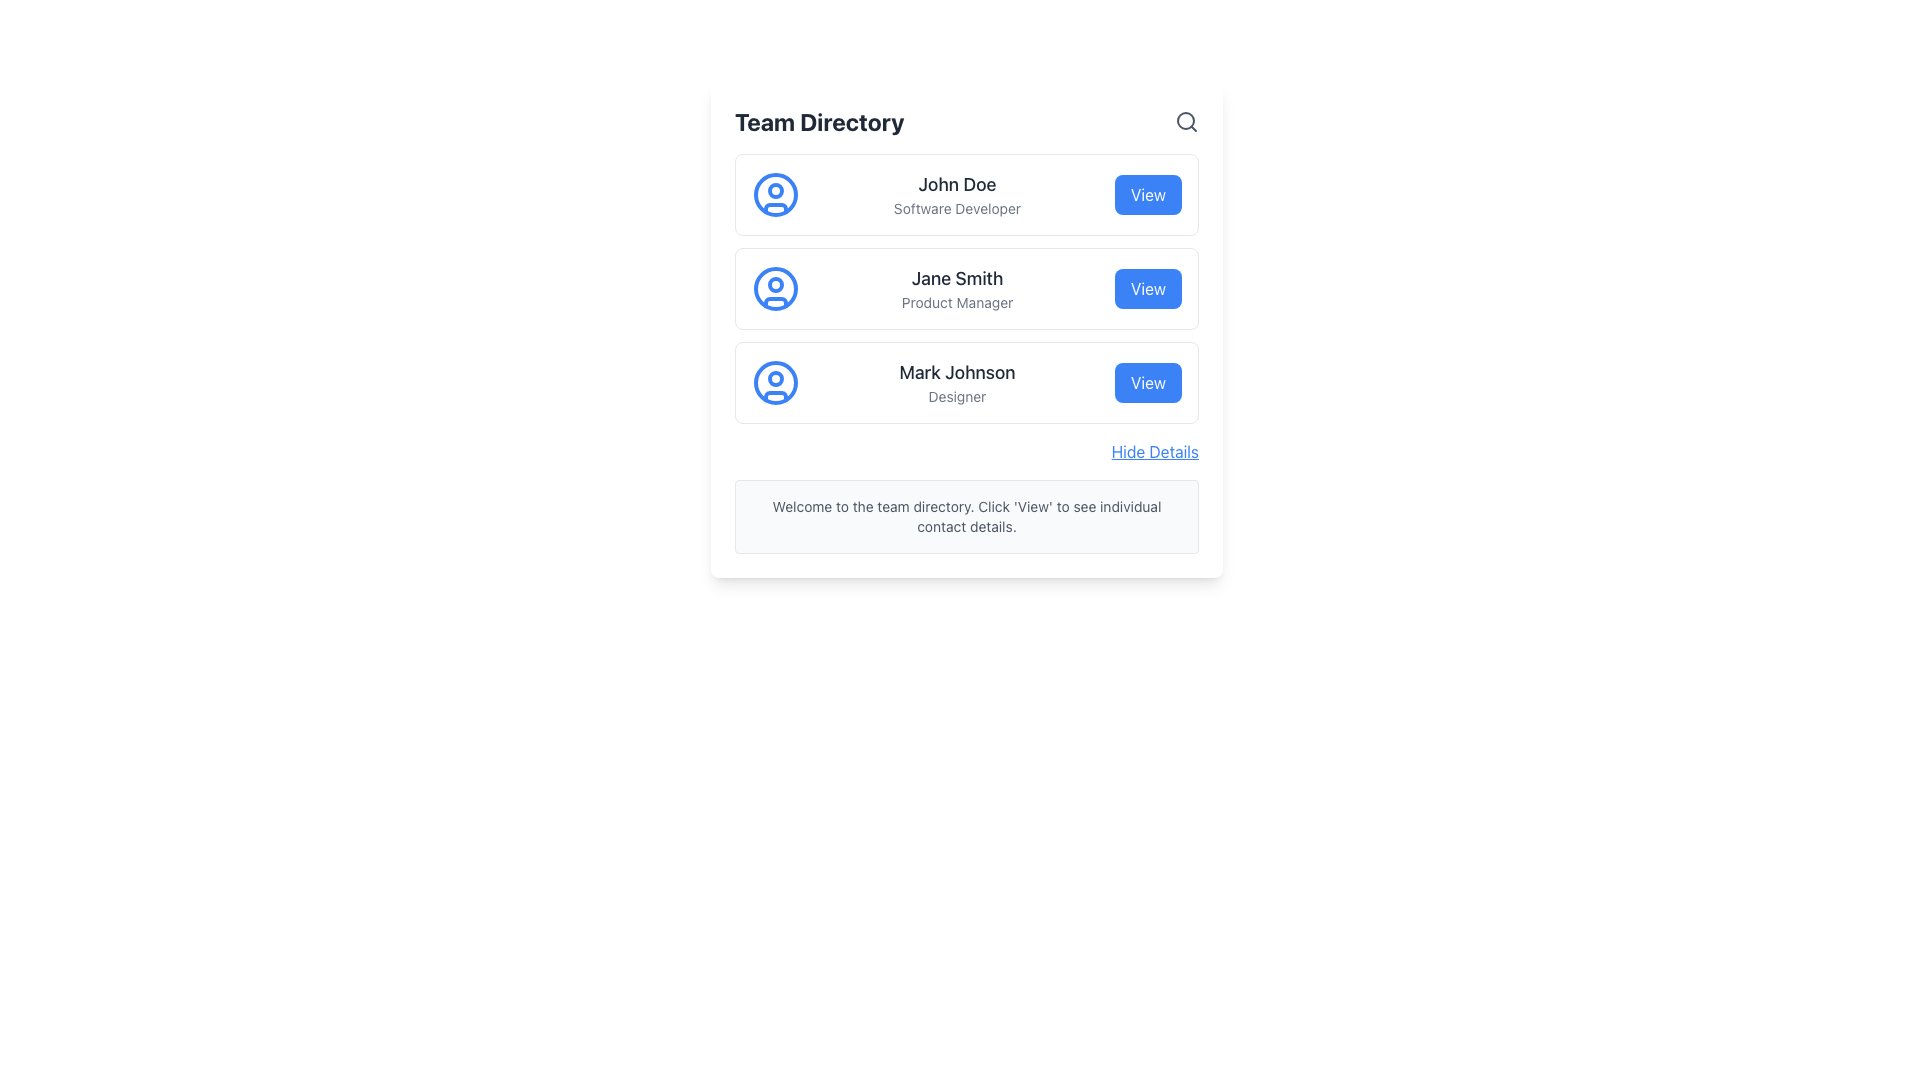 The height and width of the screenshot is (1080, 1920). What do you see at coordinates (1148, 382) in the screenshot?
I see `the 'View' button with a blue background and white text, which is located to the right of the profile section for 'Mark Johnson, Designer'` at bounding box center [1148, 382].